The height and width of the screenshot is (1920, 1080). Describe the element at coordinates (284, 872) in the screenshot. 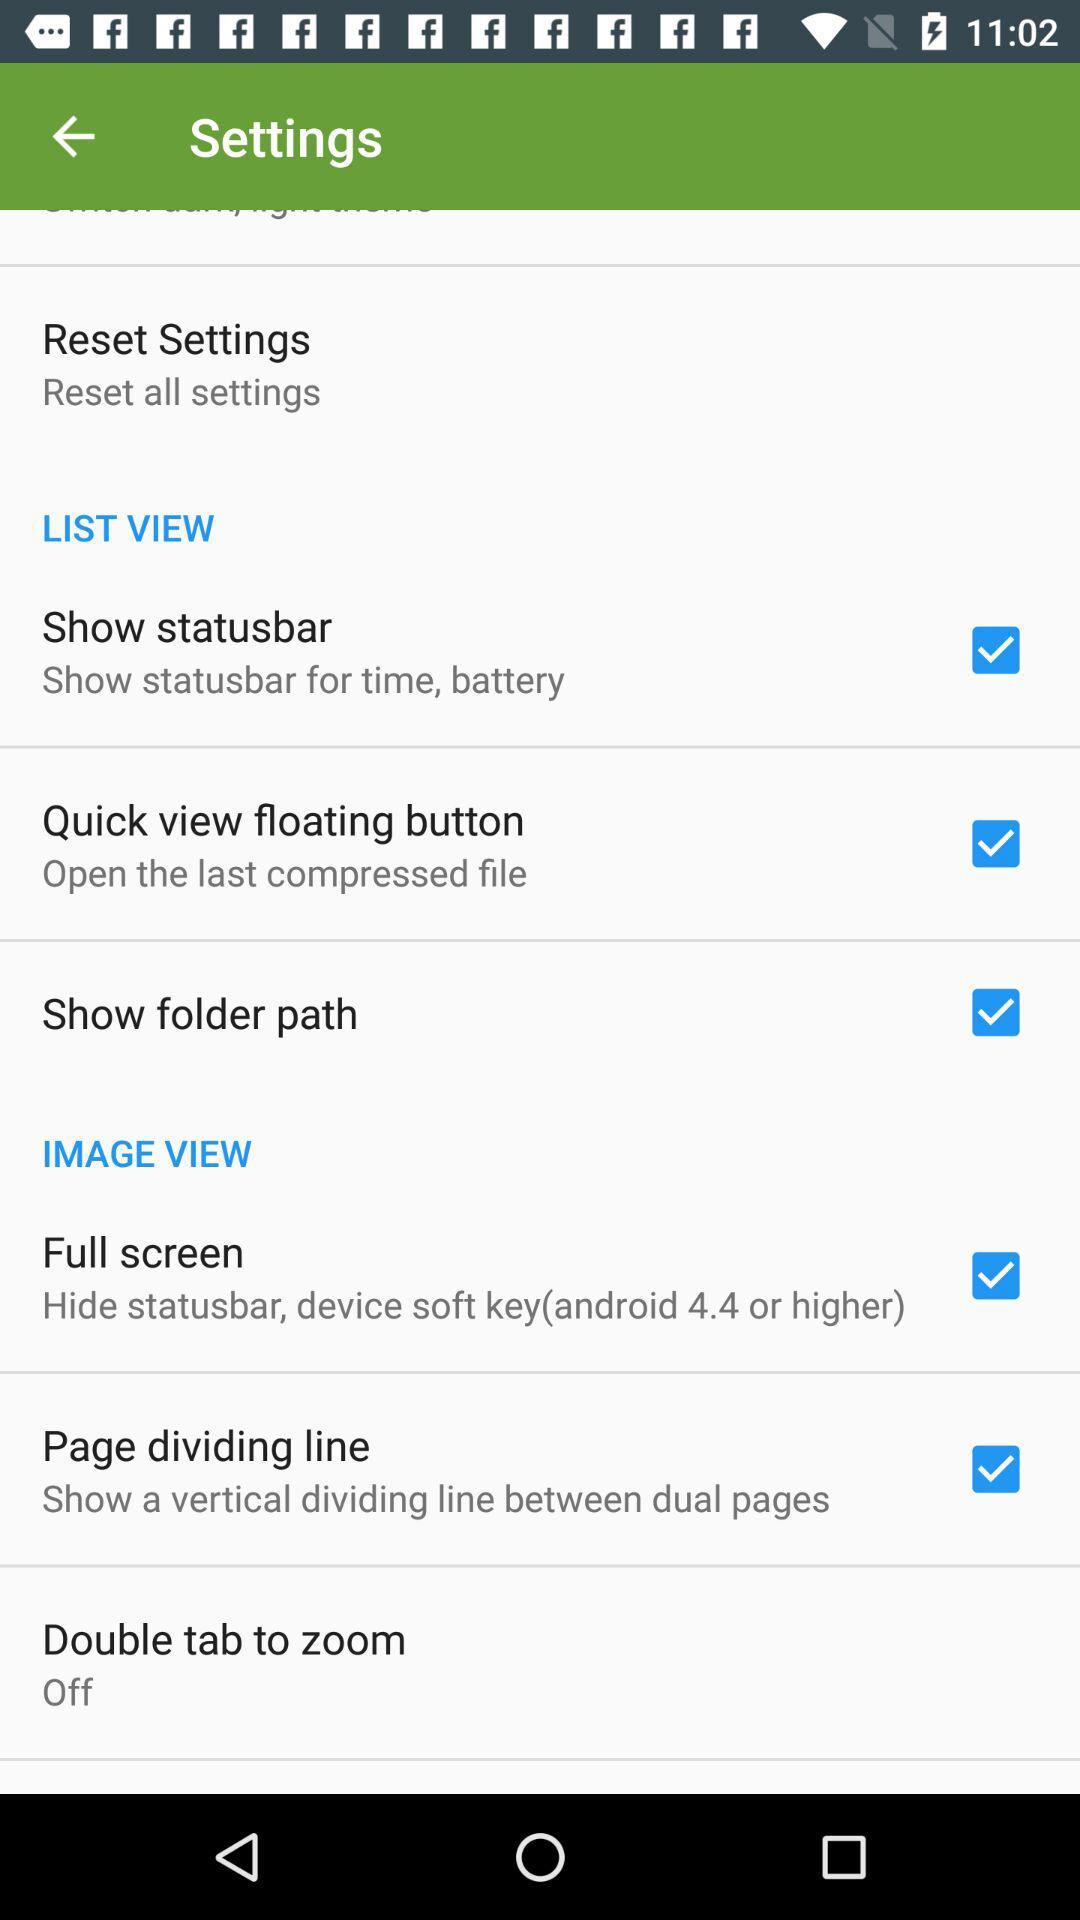

I see `open the last` at that location.